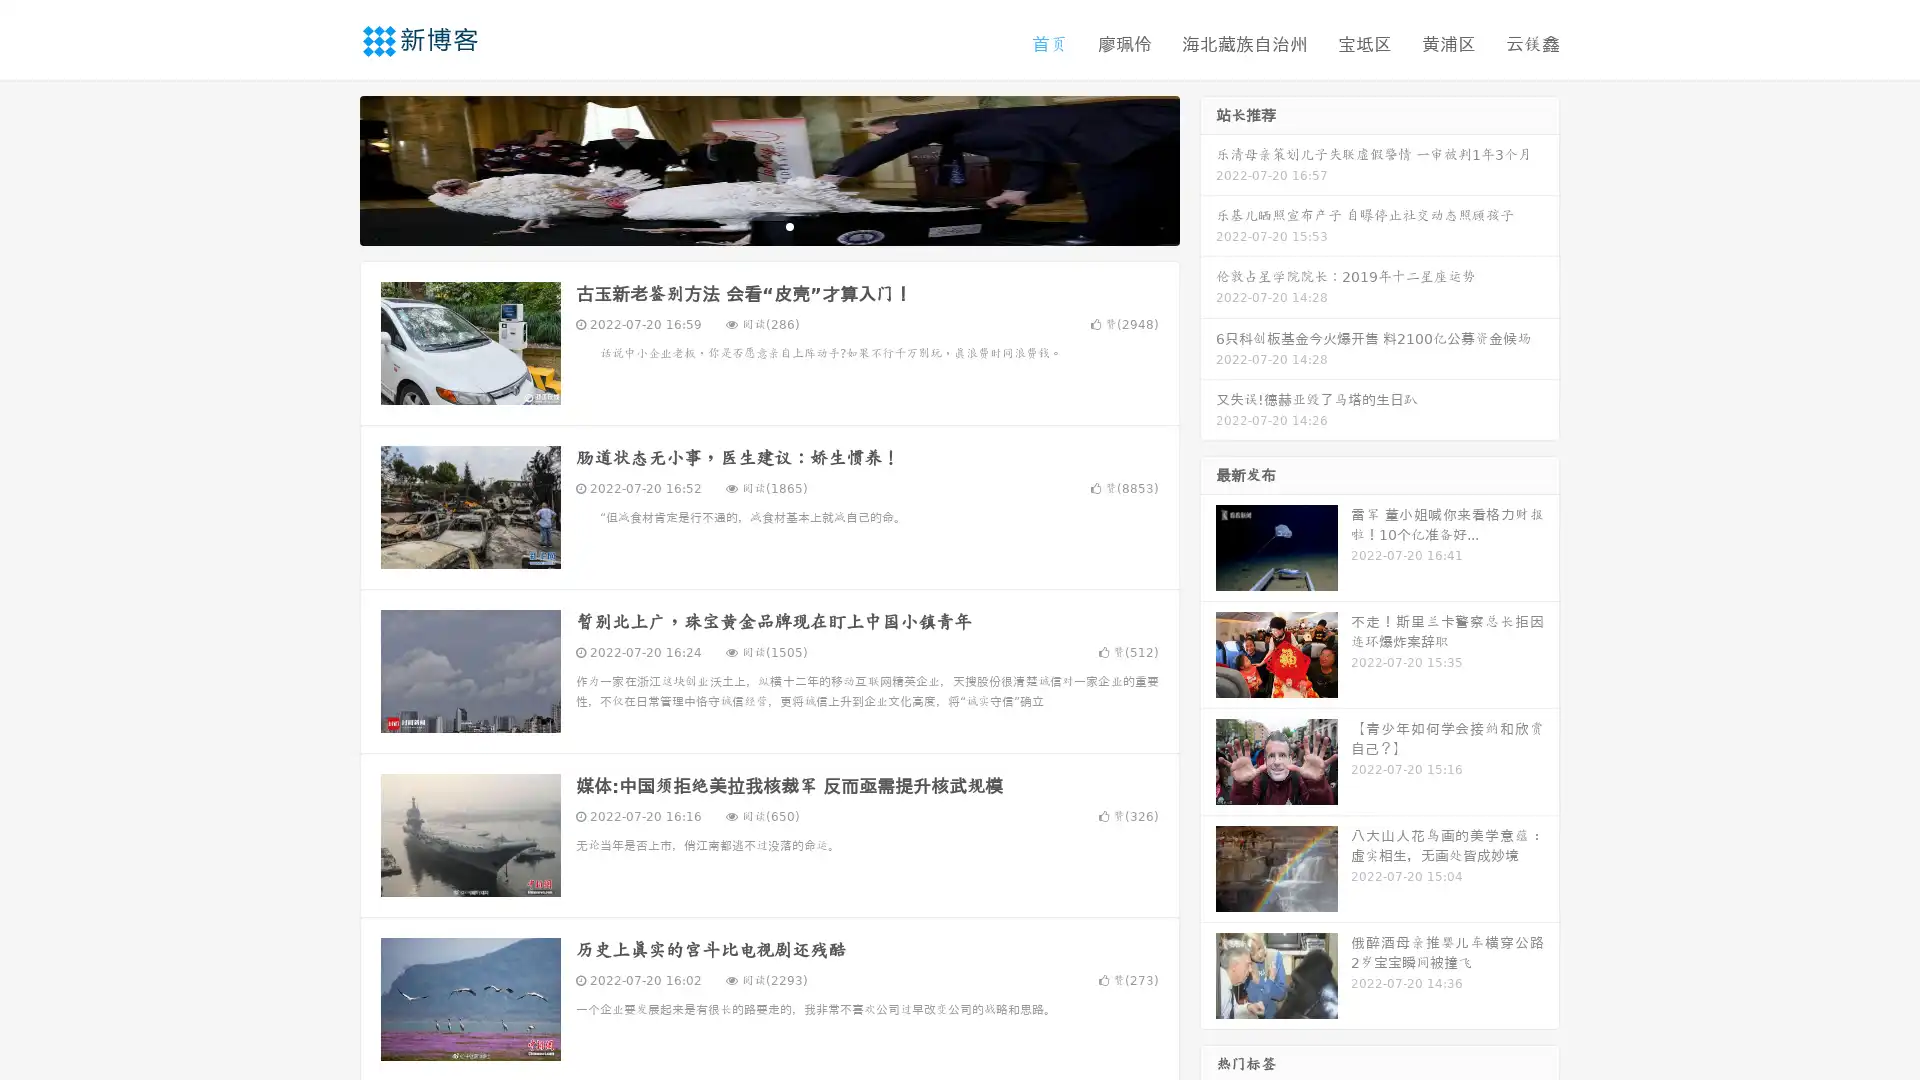  I want to click on Previous slide, so click(330, 168).